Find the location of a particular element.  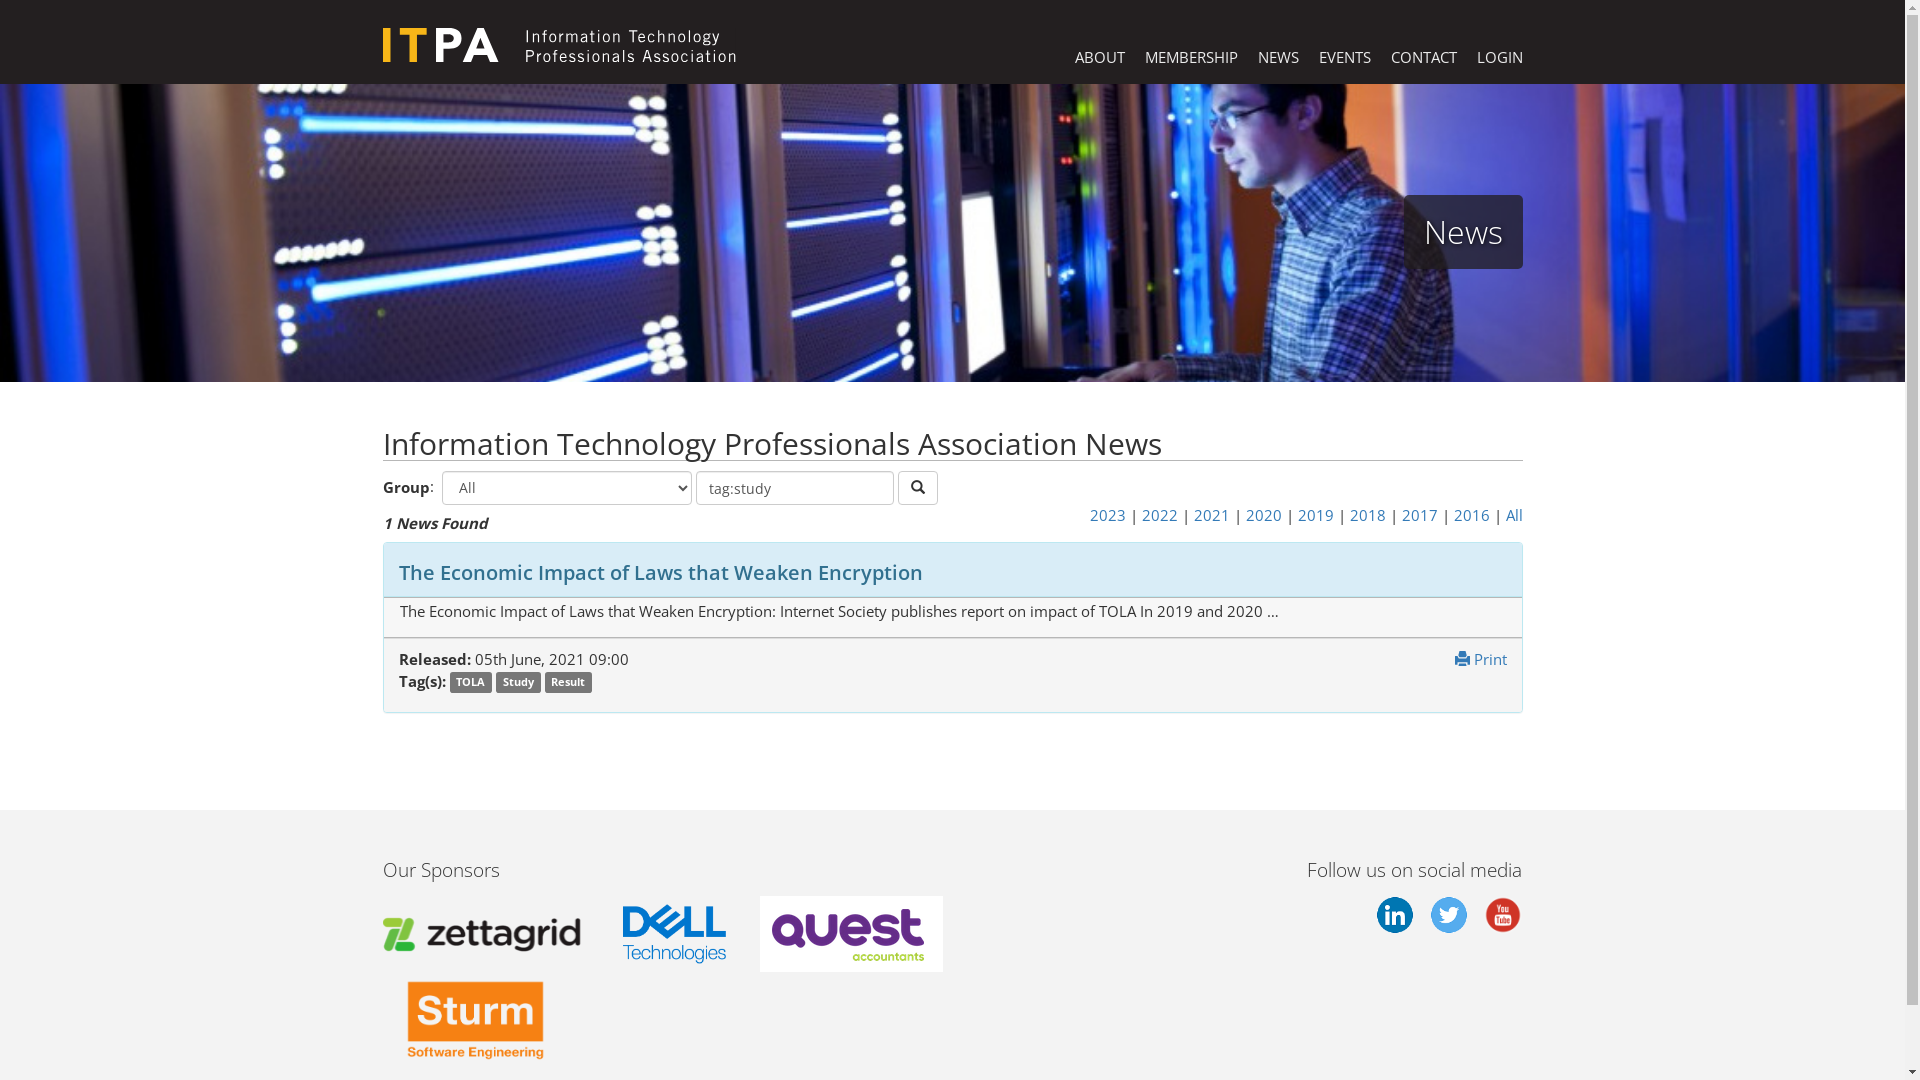

'Dell' is located at coordinates (673, 933).